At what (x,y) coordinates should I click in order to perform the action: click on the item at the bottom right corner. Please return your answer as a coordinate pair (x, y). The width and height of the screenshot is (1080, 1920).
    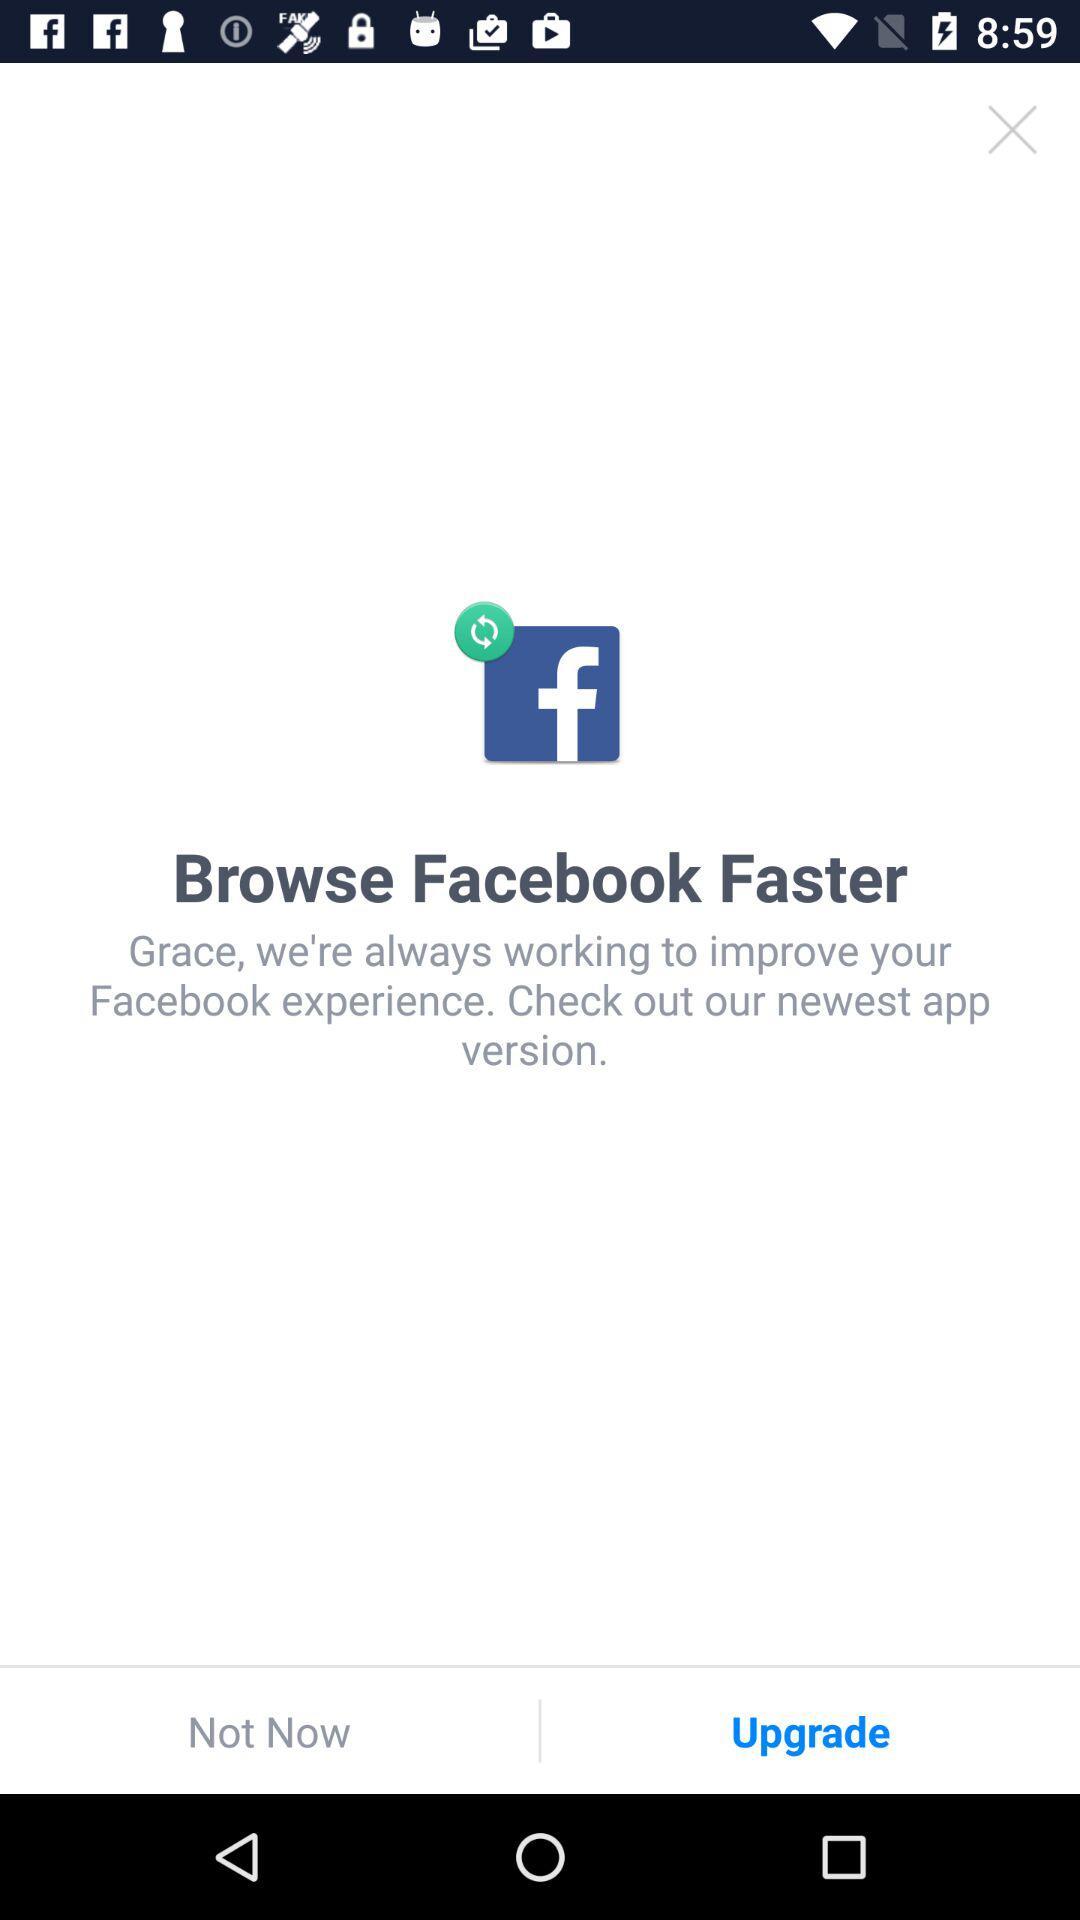
    Looking at the image, I should click on (810, 1730).